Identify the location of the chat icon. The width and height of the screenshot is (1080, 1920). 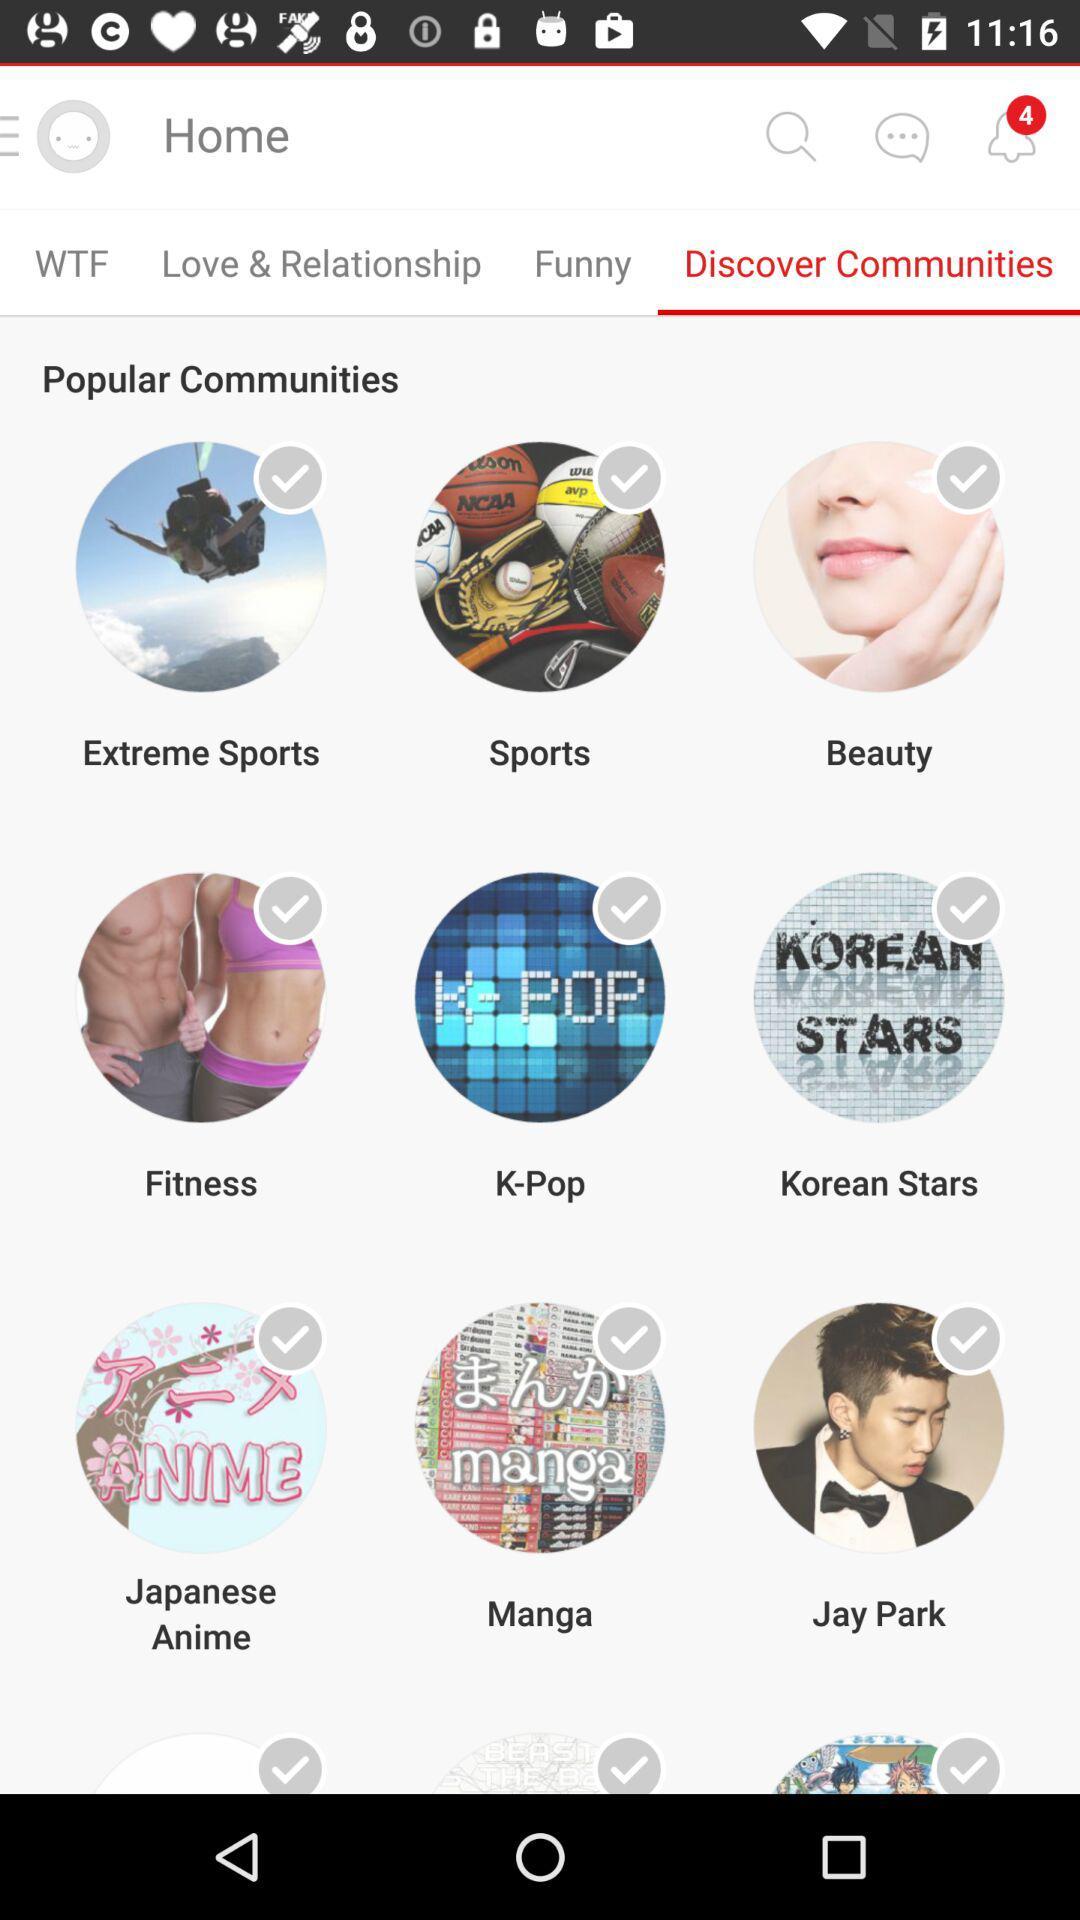
(901, 135).